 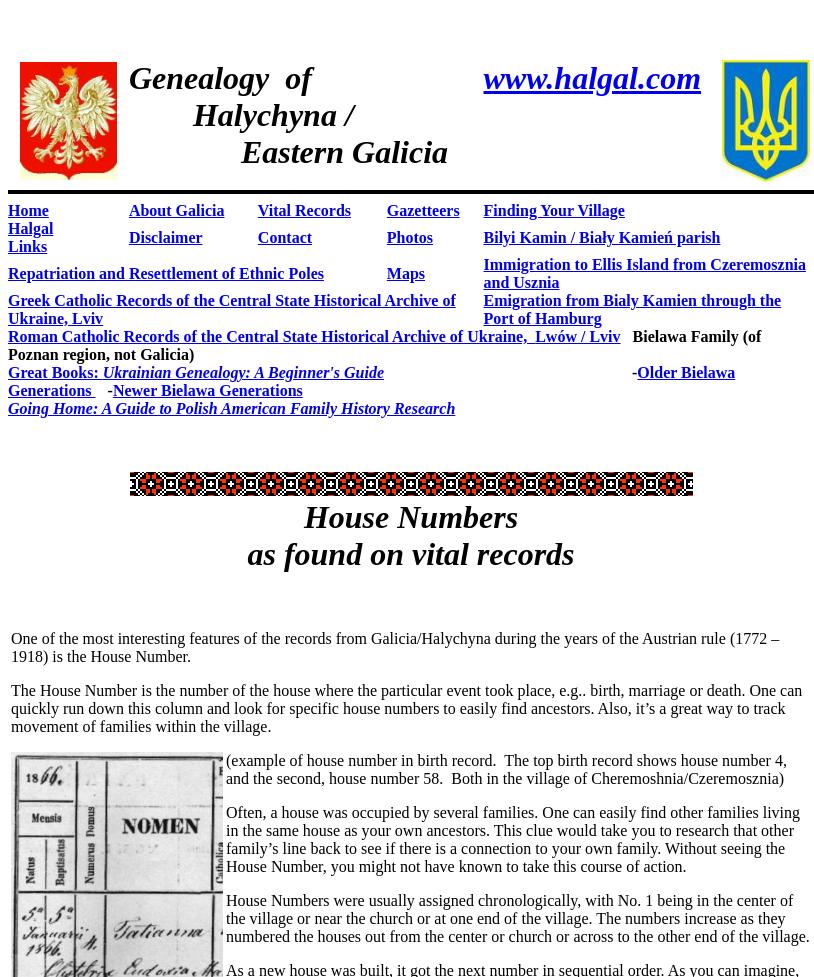 What do you see at coordinates (482, 236) in the screenshot?
I see `'Bilyi Kamin /'` at bounding box center [482, 236].